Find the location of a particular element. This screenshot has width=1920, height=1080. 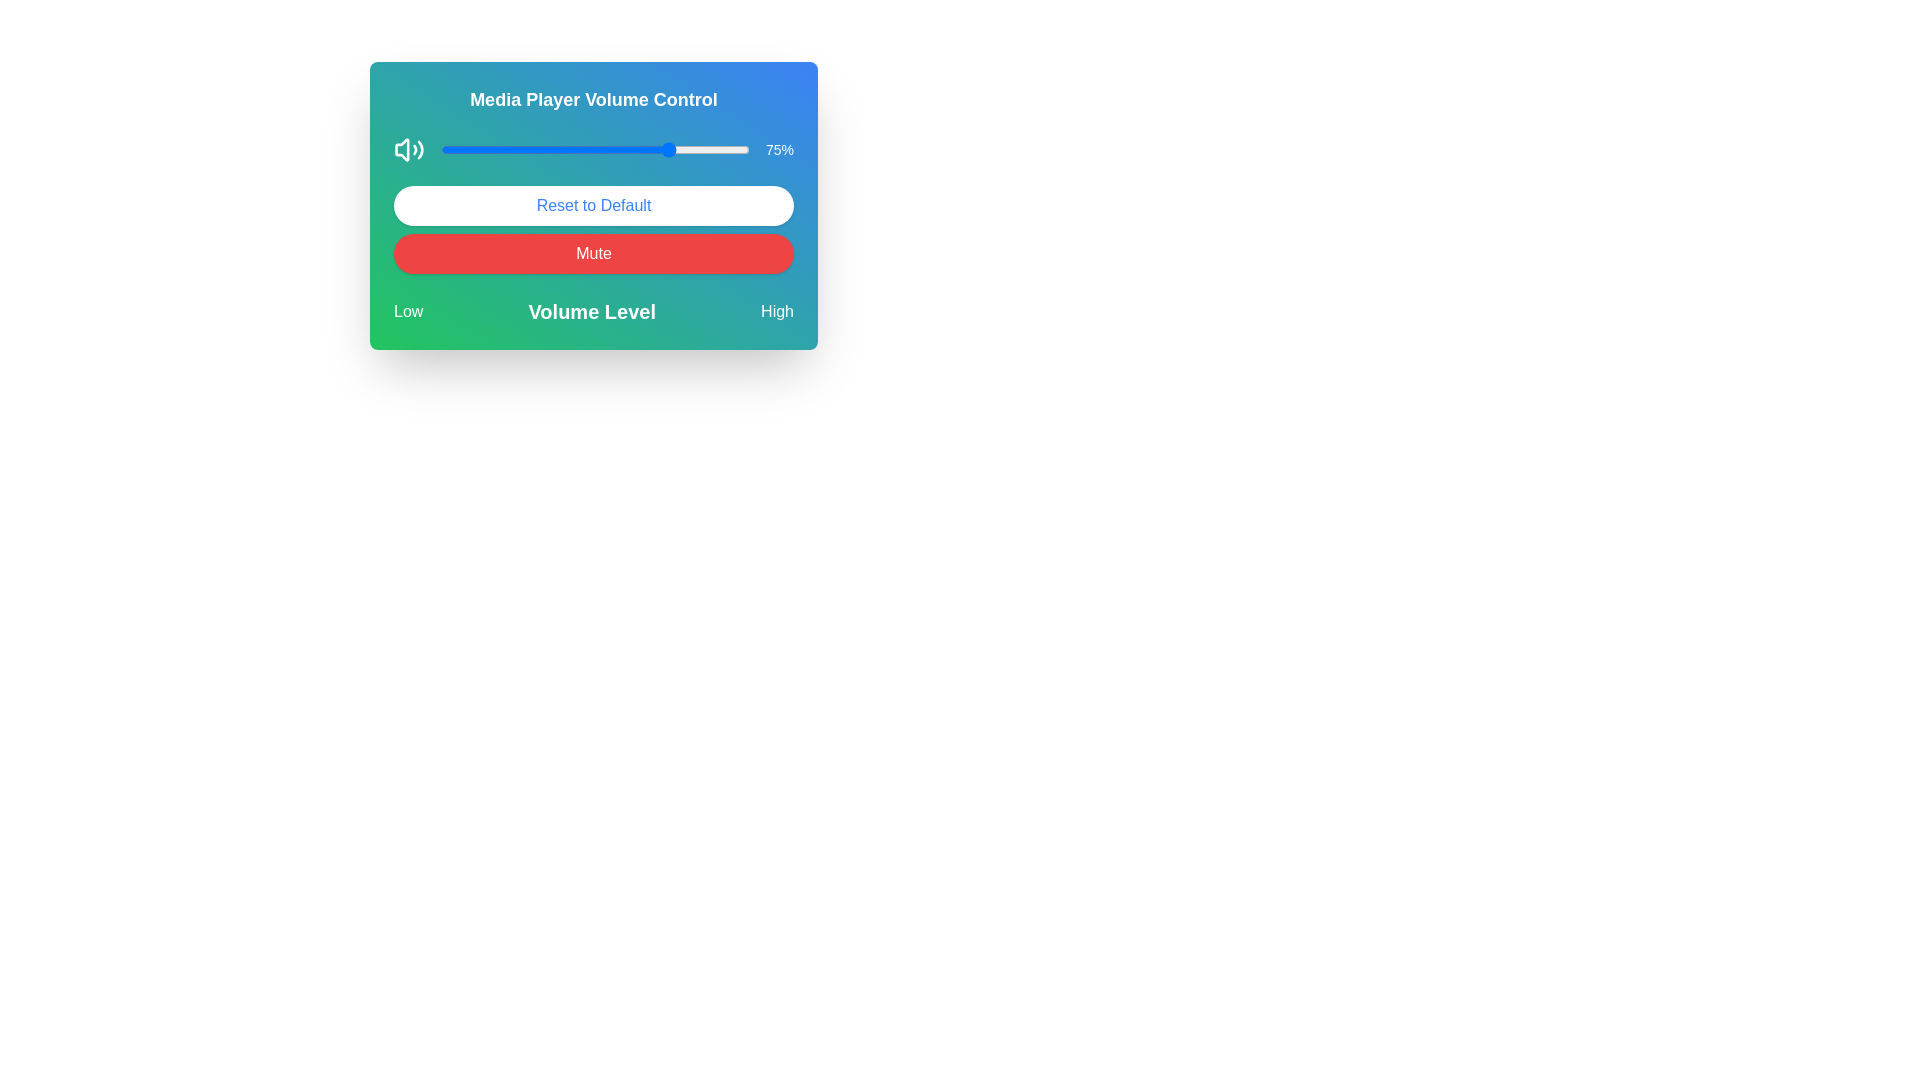

the volume control icon that depicts a speaker emitting sound waves, which is located on the far left of the volume control bar is located at coordinates (408, 149).